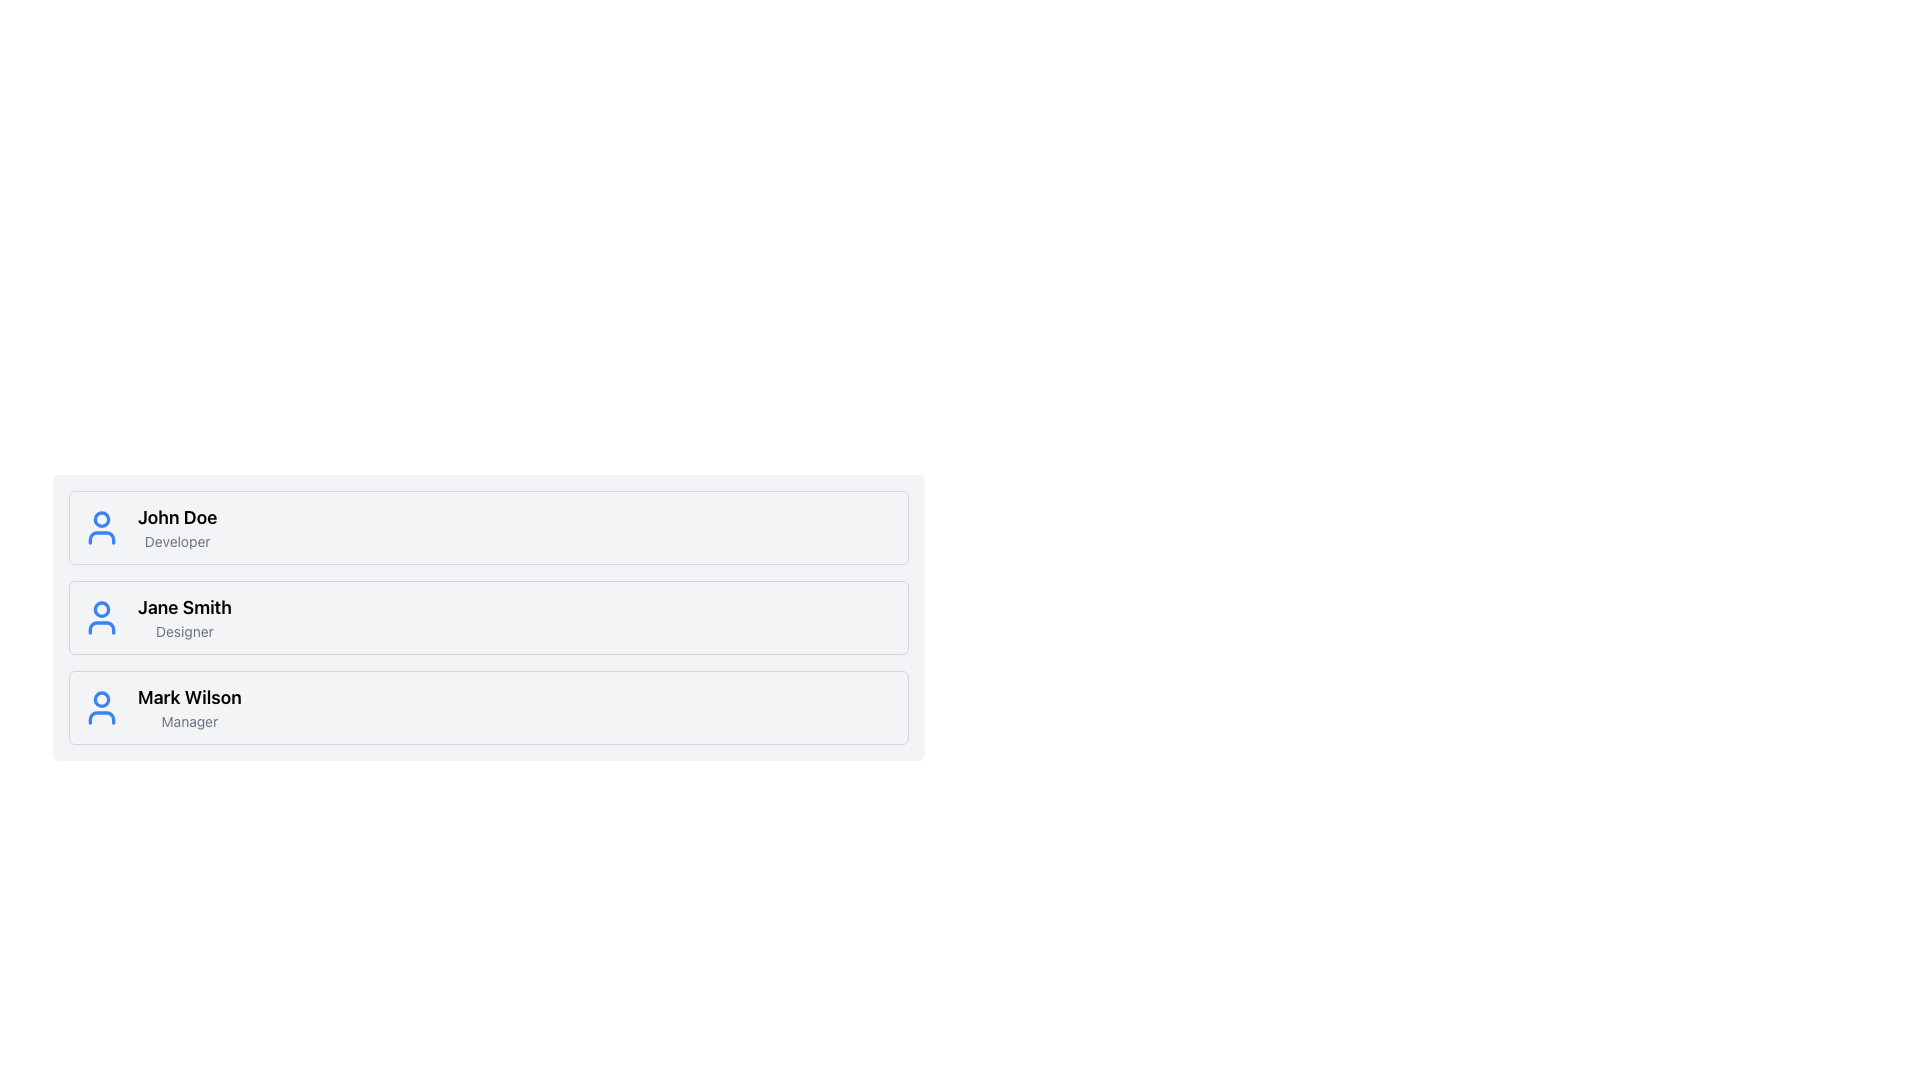 This screenshot has width=1920, height=1080. Describe the element at coordinates (100, 518) in the screenshot. I see `the decorative circle graphic in the SVG icon of the user profile for 'John Doe', located at the top-left corner of the user card` at that location.